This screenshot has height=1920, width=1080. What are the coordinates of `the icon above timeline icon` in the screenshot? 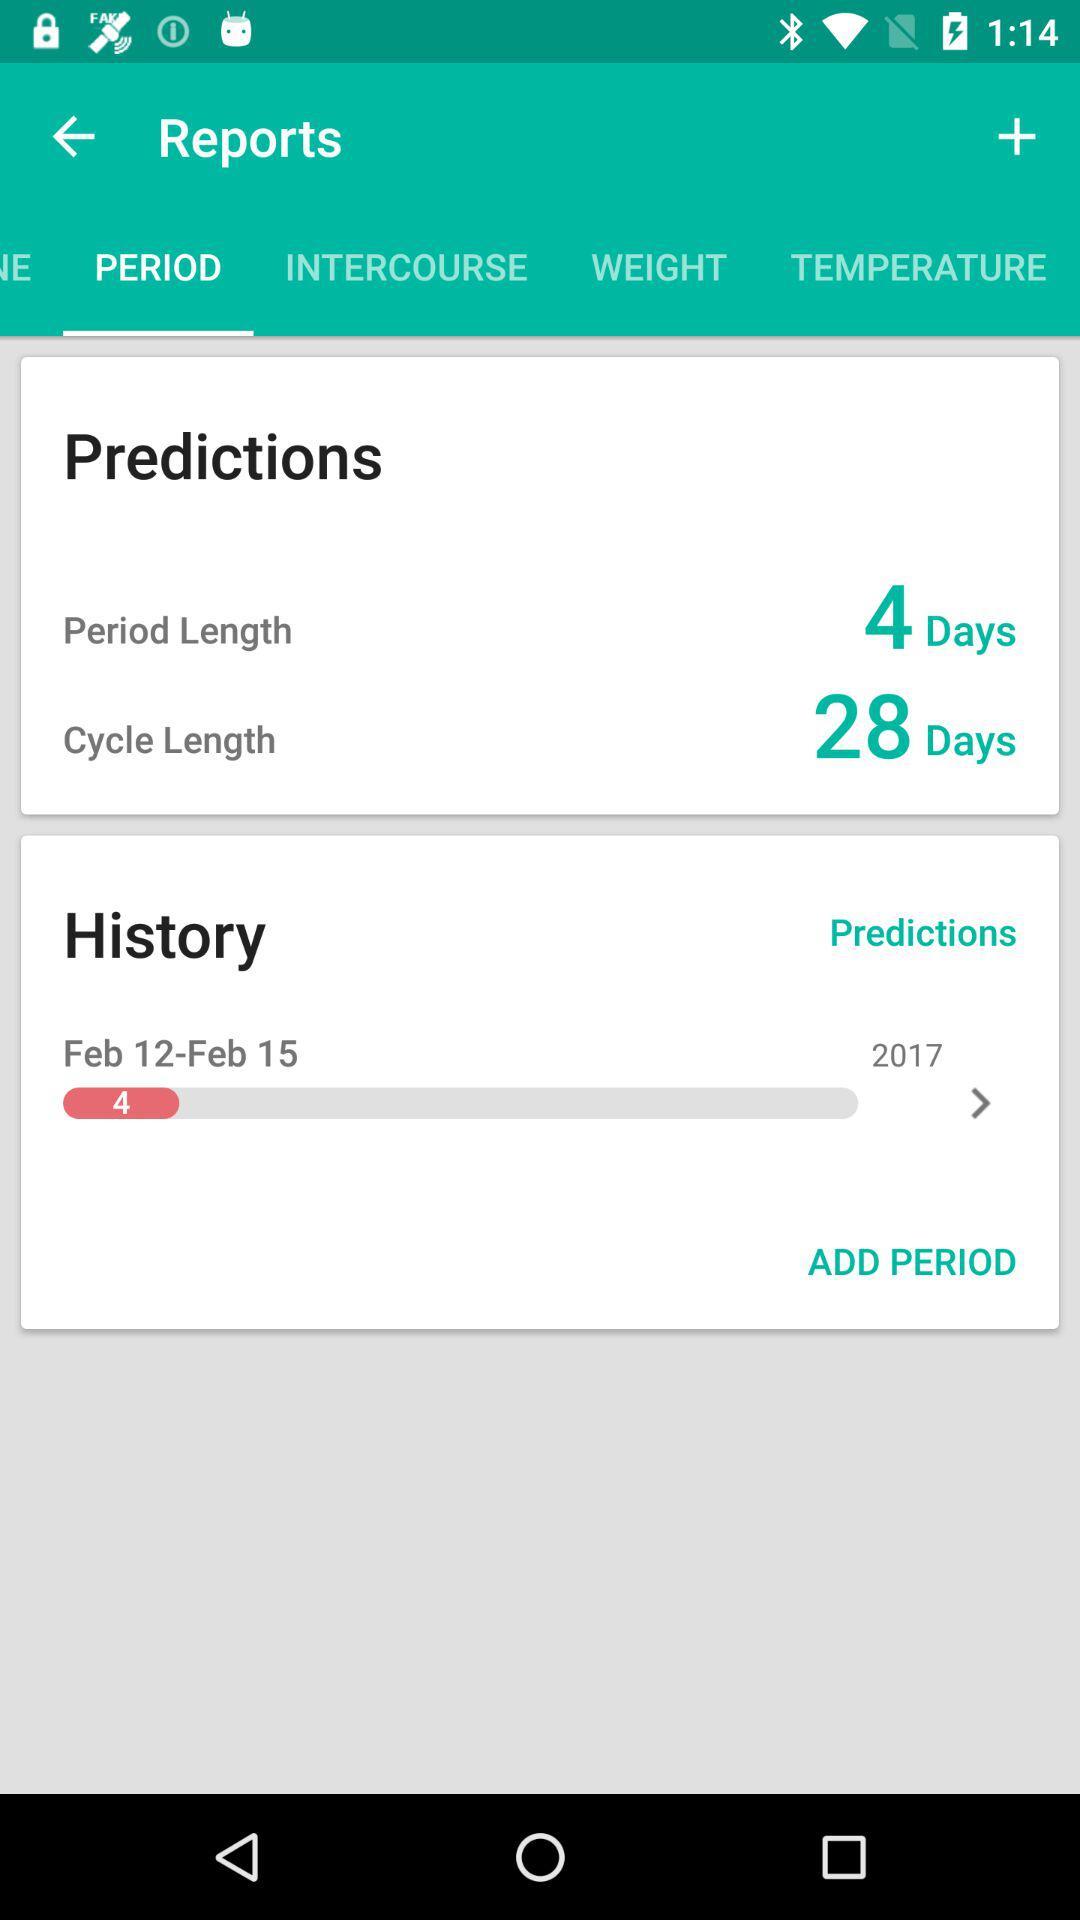 It's located at (72, 135).